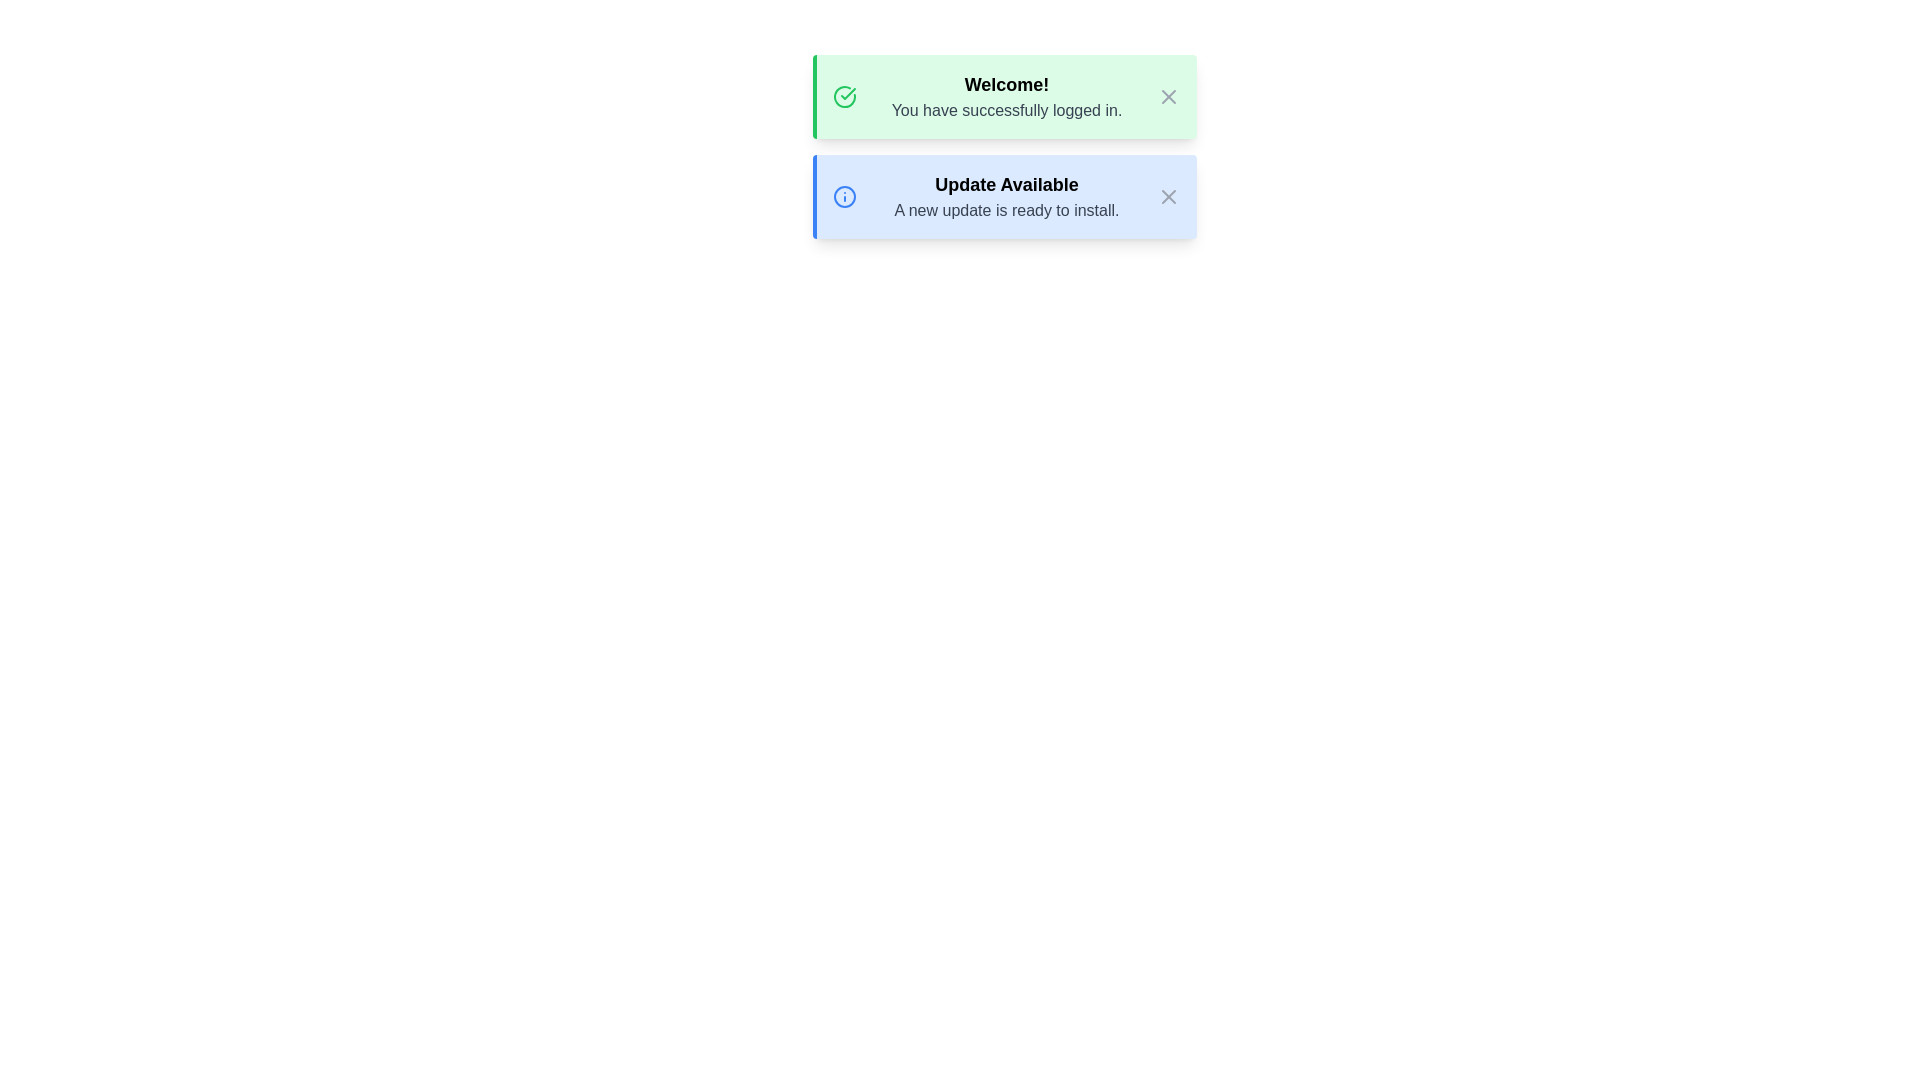 The width and height of the screenshot is (1920, 1080). Describe the element at coordinates (1169, 196) in the screenshot. I see `the close button located in the top-right corner of the 'Update Available' notification` at that location.